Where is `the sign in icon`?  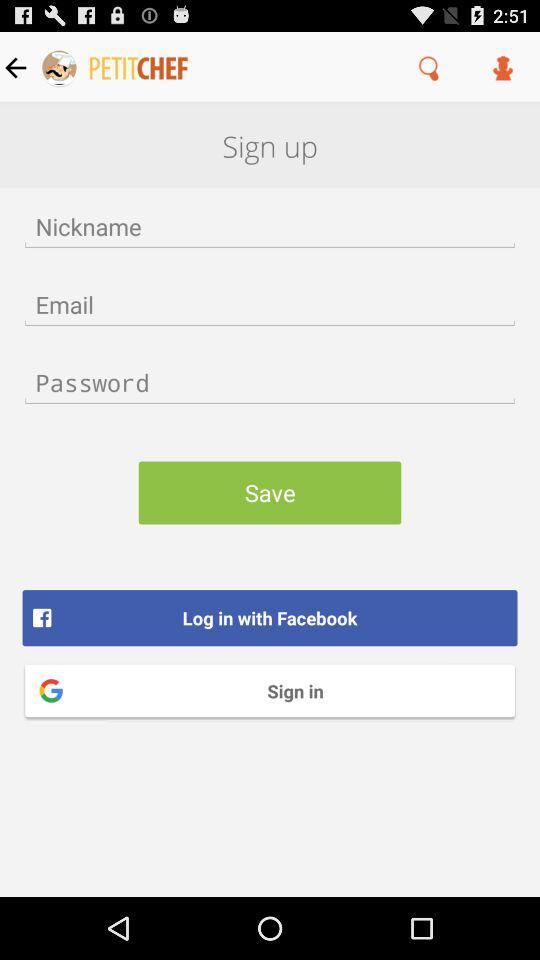
the sign in icon is located at coordinates (270, 690).